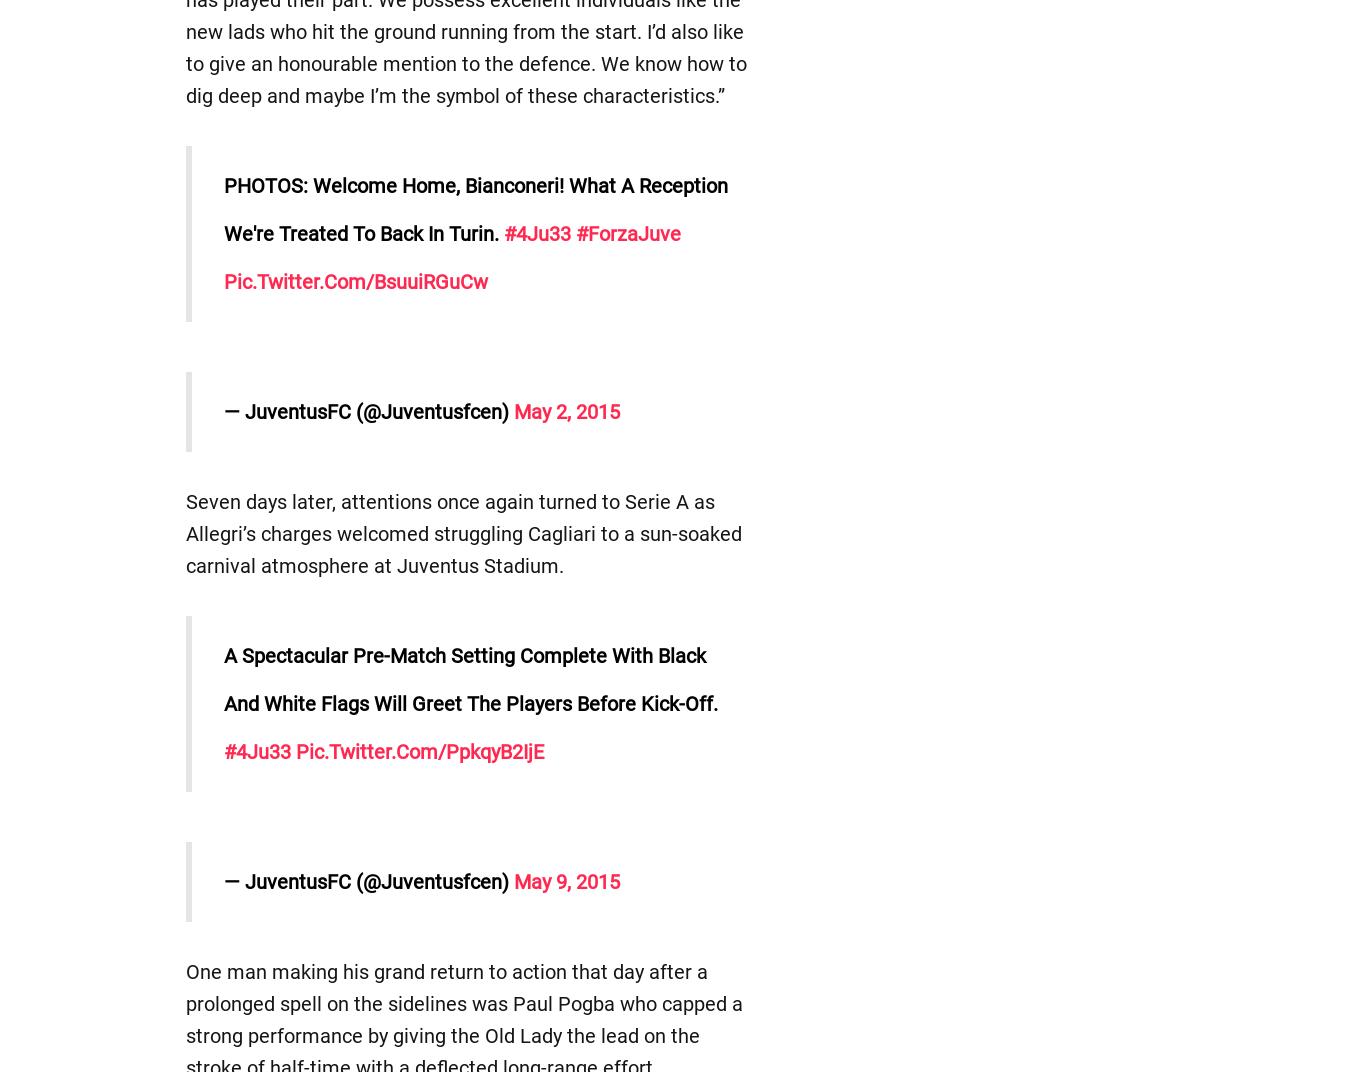 The image size is (1350, 1072). Describe the element at coordinates (566, 882) in the screenshot. I see `'May 9, 2015'` at that location.